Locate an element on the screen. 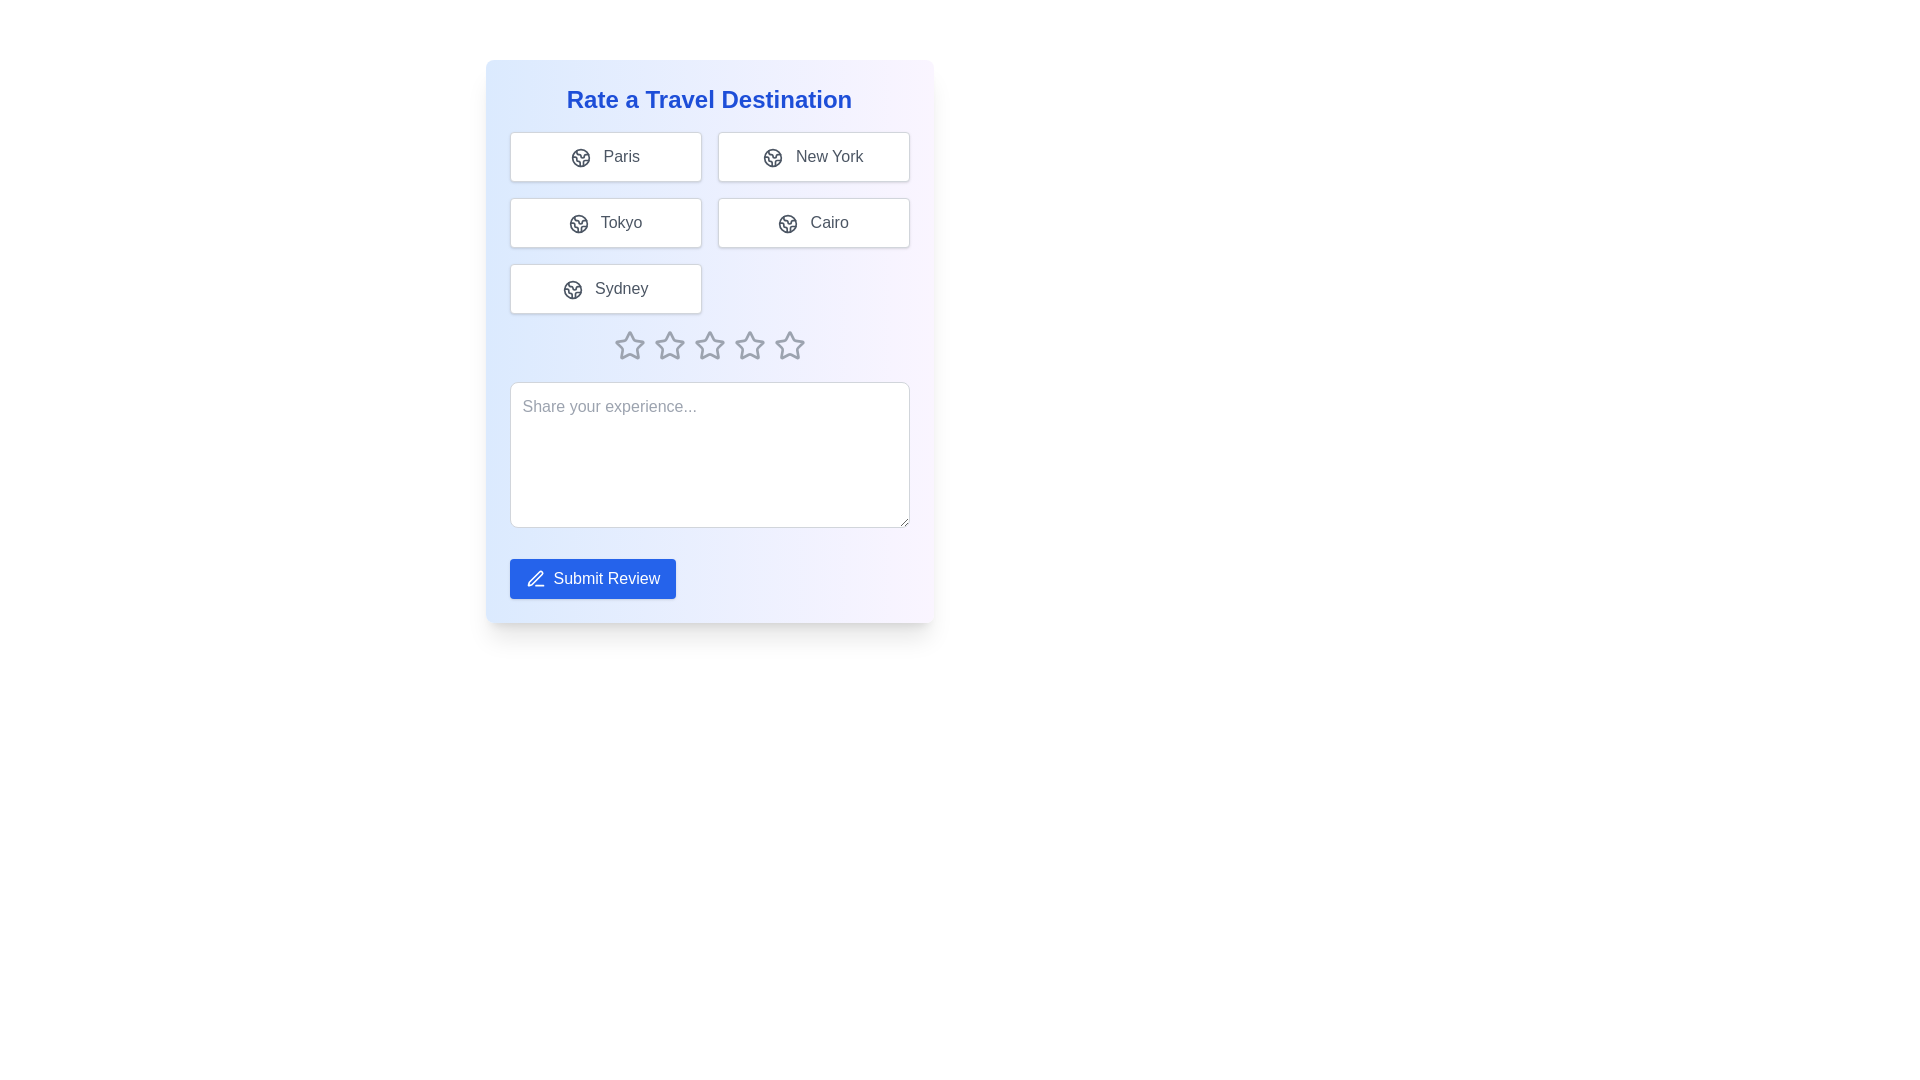 This screenshot has width=1920, height=1080. the 'Paris' button, which is a rectangular button with rounded corners, a light gray border, and a globe icon followed by the text 'Paris' in gray, located is located at coordinates (604, 156).